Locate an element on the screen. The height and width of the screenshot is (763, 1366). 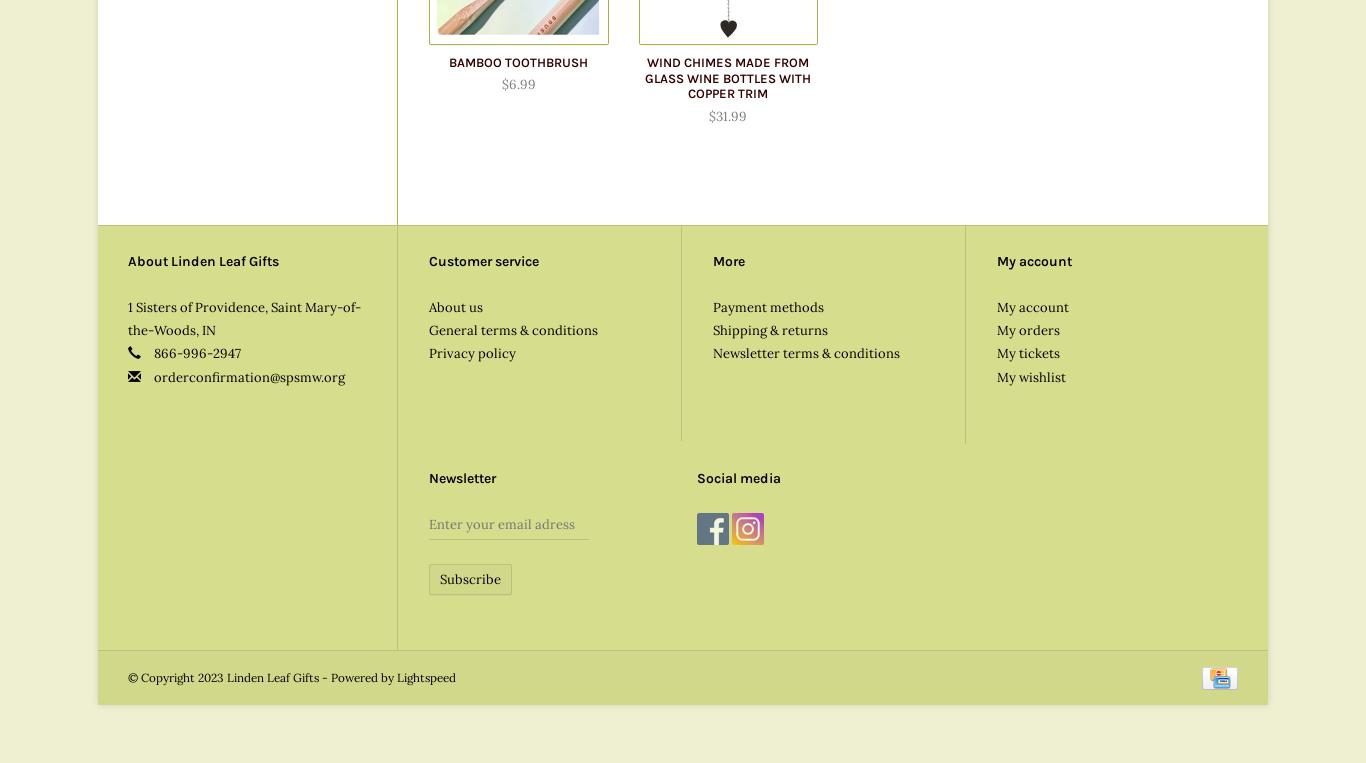
'866-996-2947' is located at coordinates (195, 352).